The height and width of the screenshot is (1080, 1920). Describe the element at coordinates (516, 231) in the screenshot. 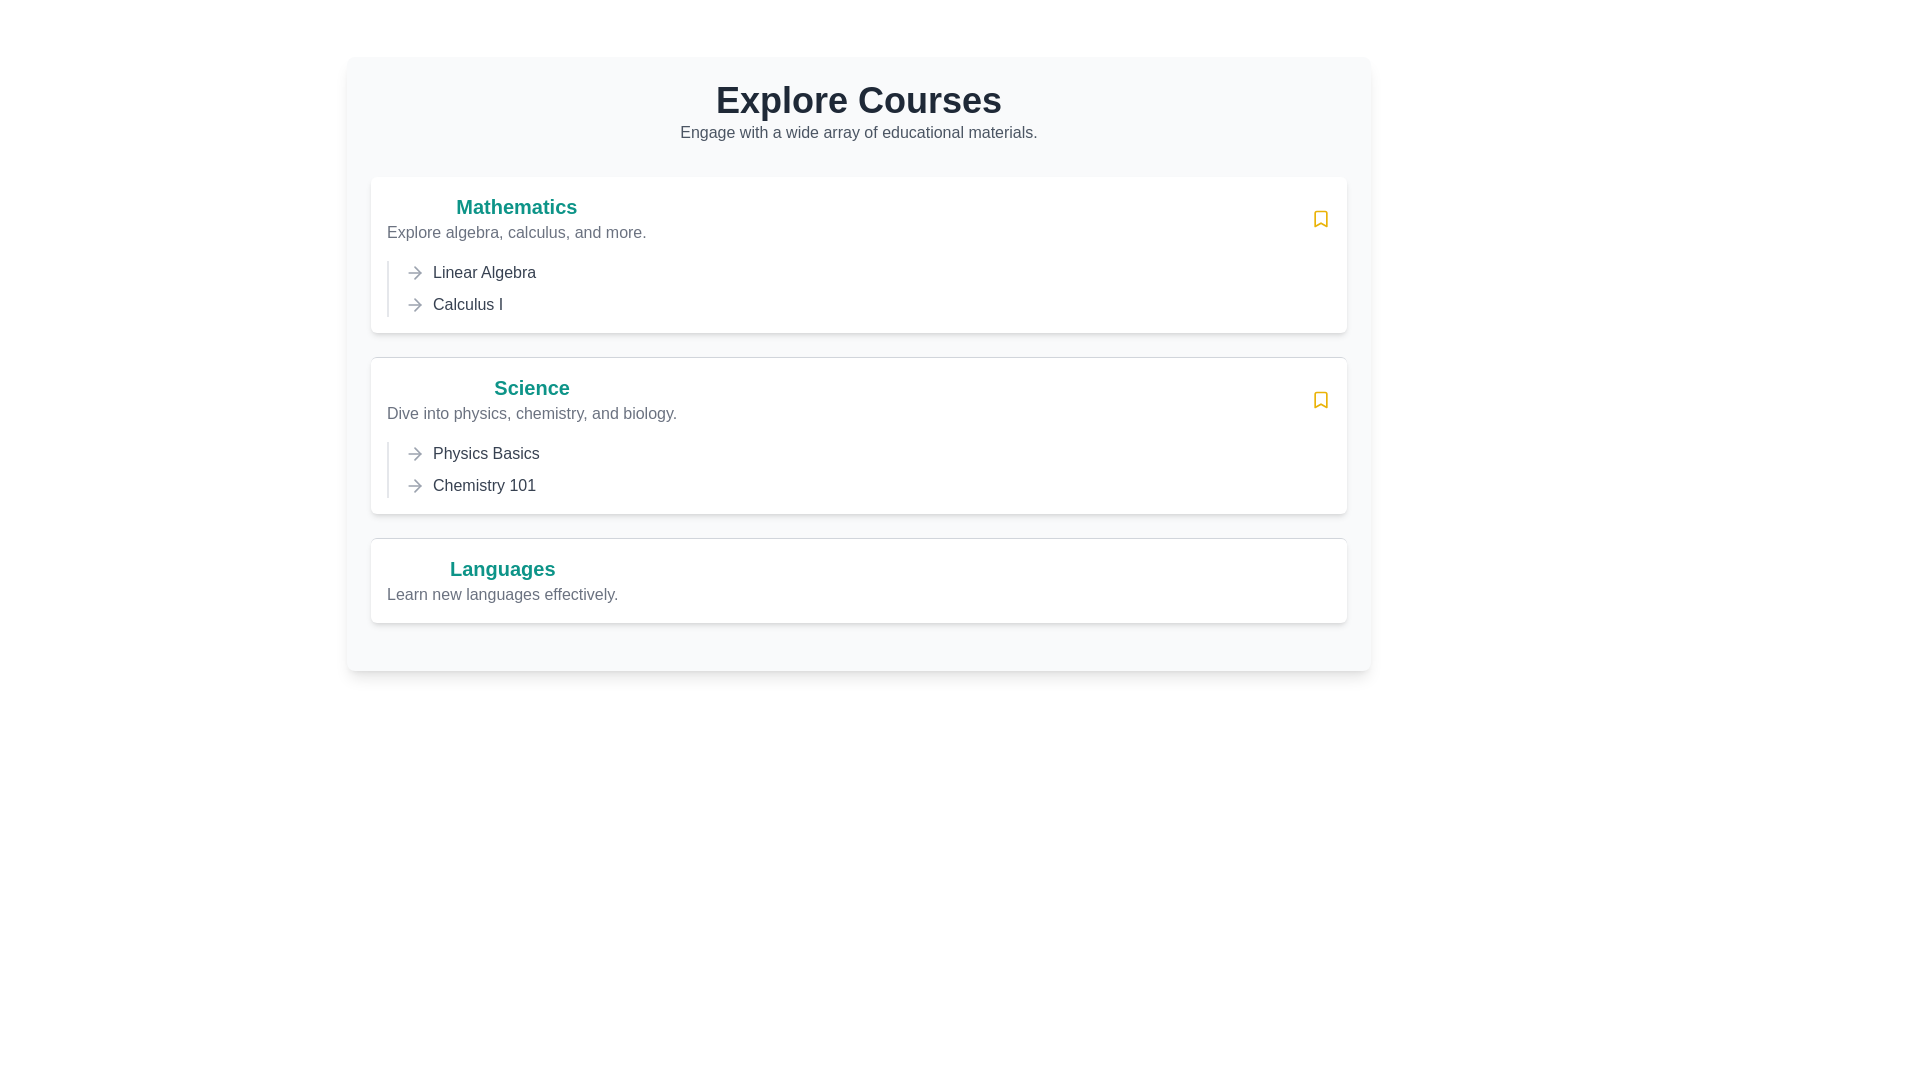

I see `the supplementary static text providing context for the 'Mathematics' category, located immediately after the header in the interface` at that location.